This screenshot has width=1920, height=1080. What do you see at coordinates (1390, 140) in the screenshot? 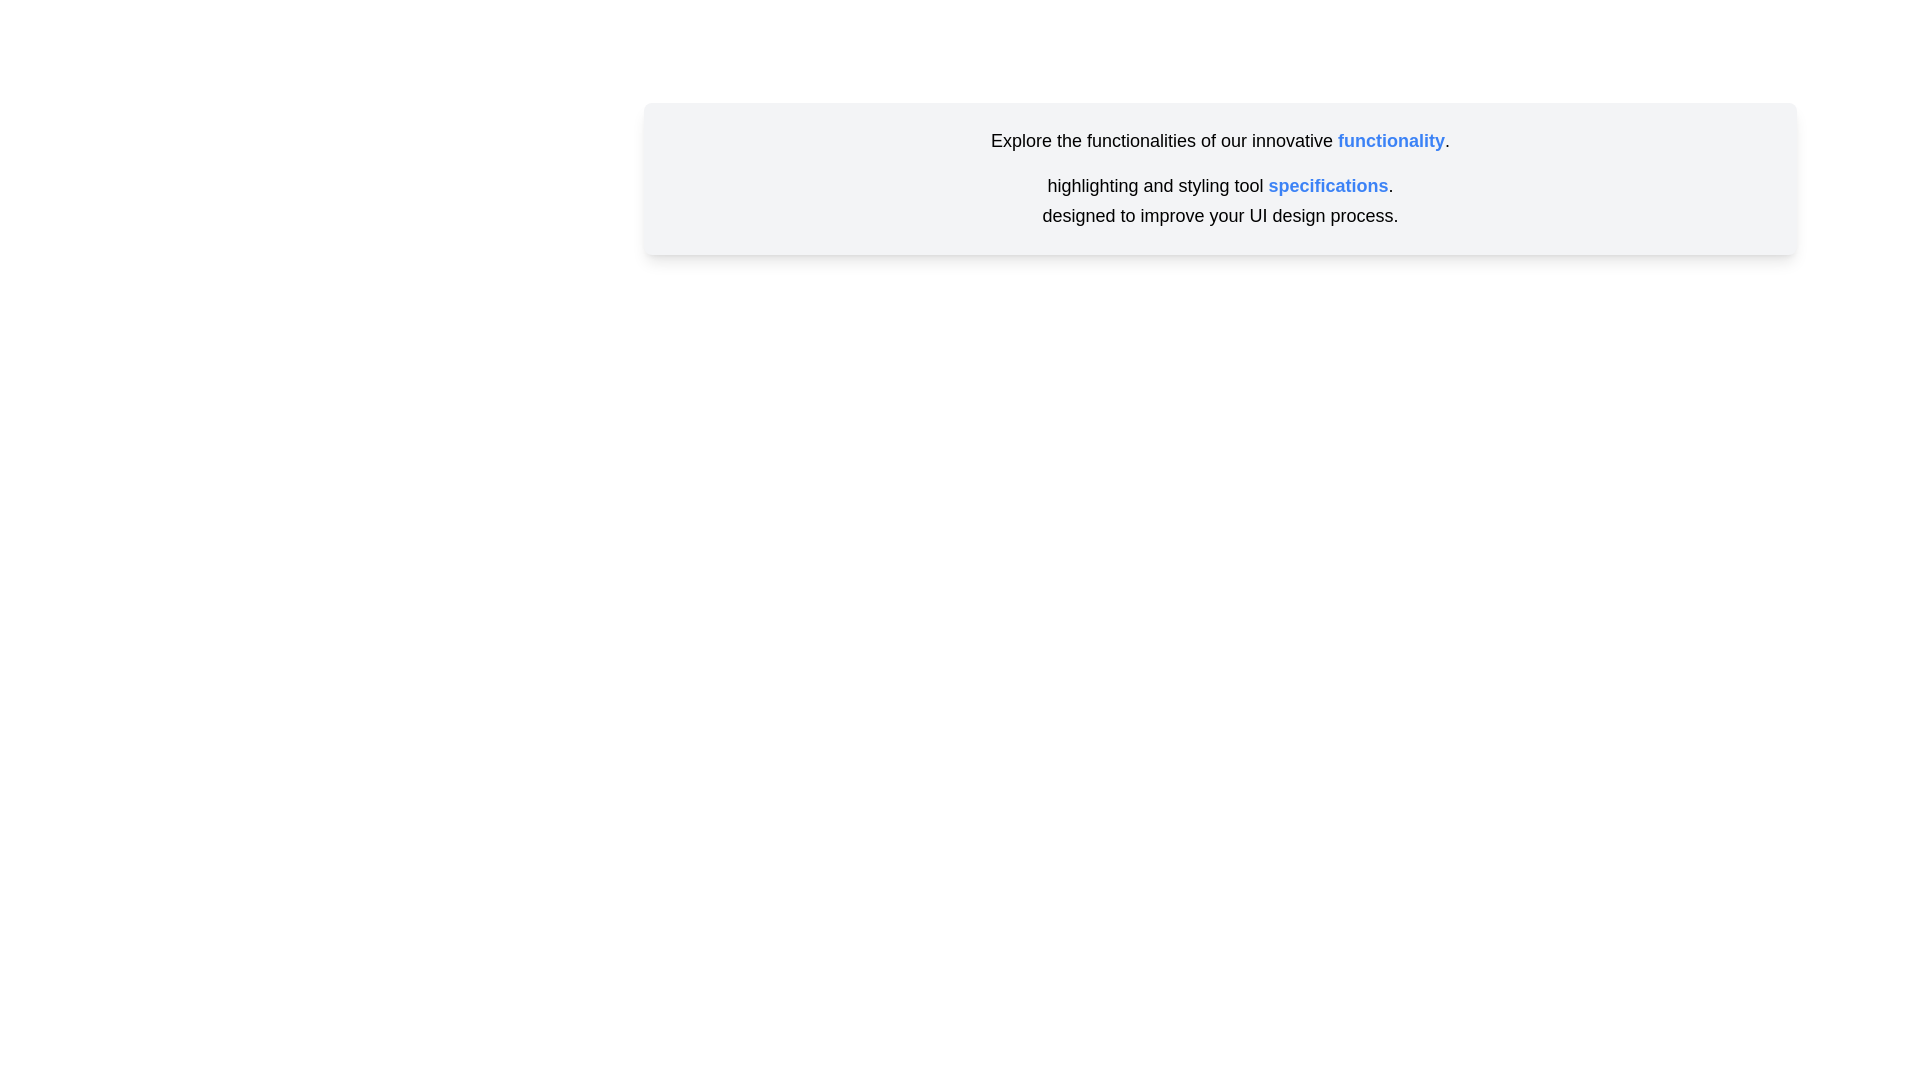
I see `the clickable text or hyperlink labeled 'functionality', which is styled in blue and appears towards the end of the sentence starting with 'Explore the functionalities of our innovative...'` at bounding box center [1390, 140].